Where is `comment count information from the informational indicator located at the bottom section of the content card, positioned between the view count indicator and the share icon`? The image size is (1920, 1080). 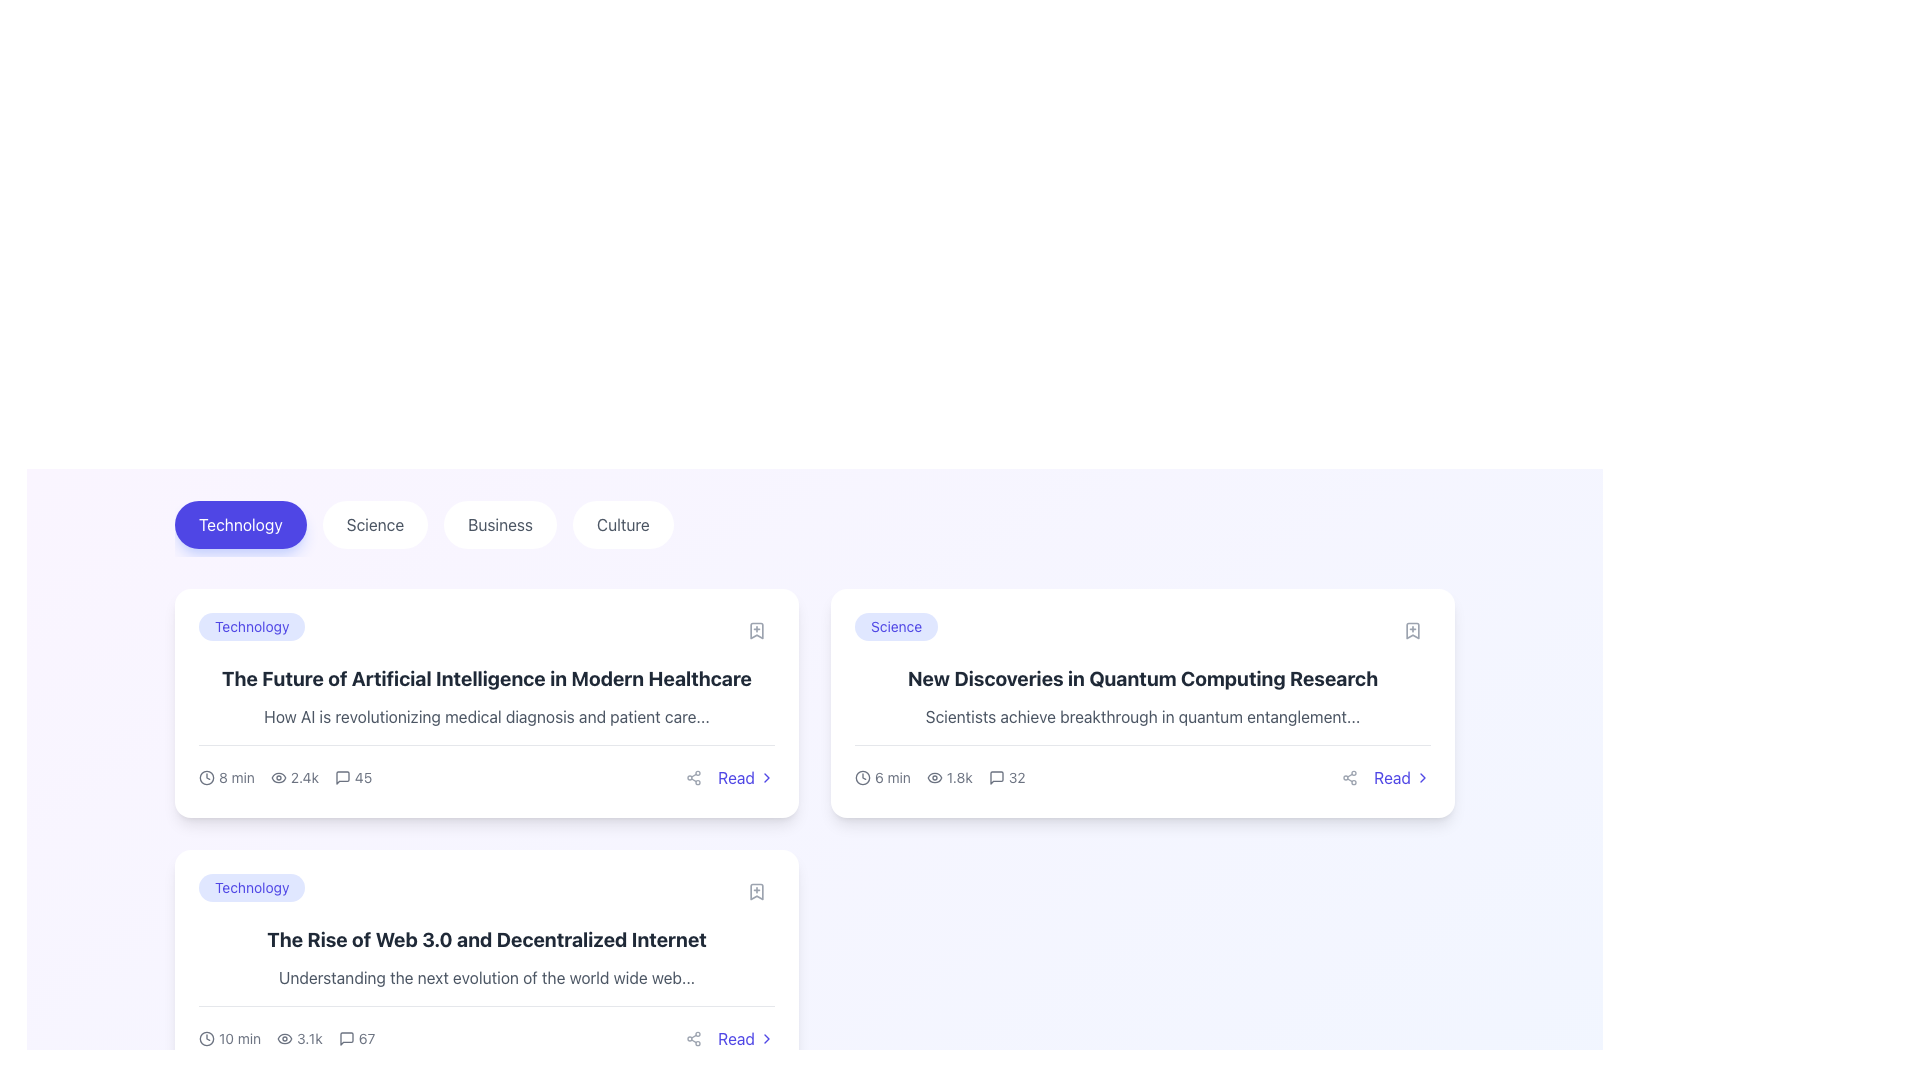 comment count information from the informational indicator located at the bottom section of the content card, positioned between the view count indicator and the share icon is located at coordinates (356, 1037).